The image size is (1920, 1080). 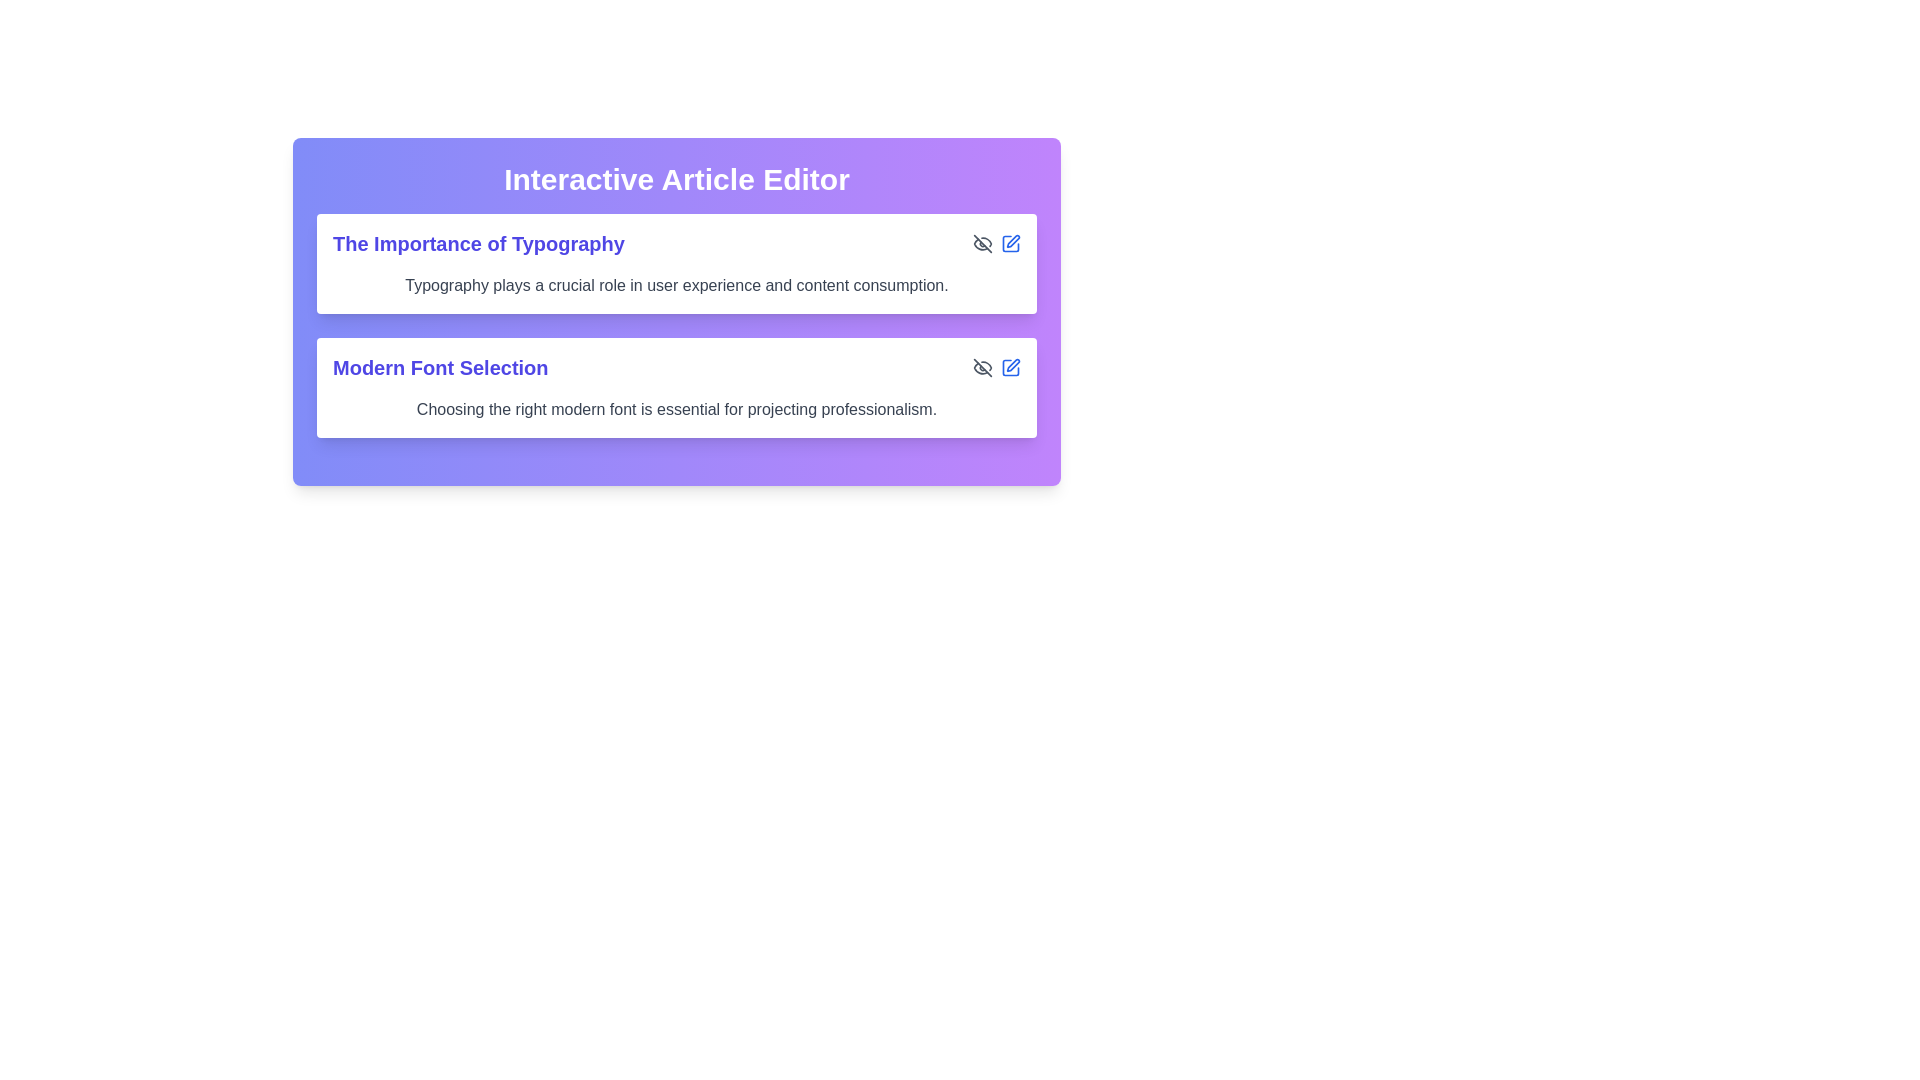 What do you see at coordinates (983, 367) in the screenshot?
I see `the icon button located to the right of the 'Modern Font Selection' title within the purple card interface` at bounding box center [983, 367].